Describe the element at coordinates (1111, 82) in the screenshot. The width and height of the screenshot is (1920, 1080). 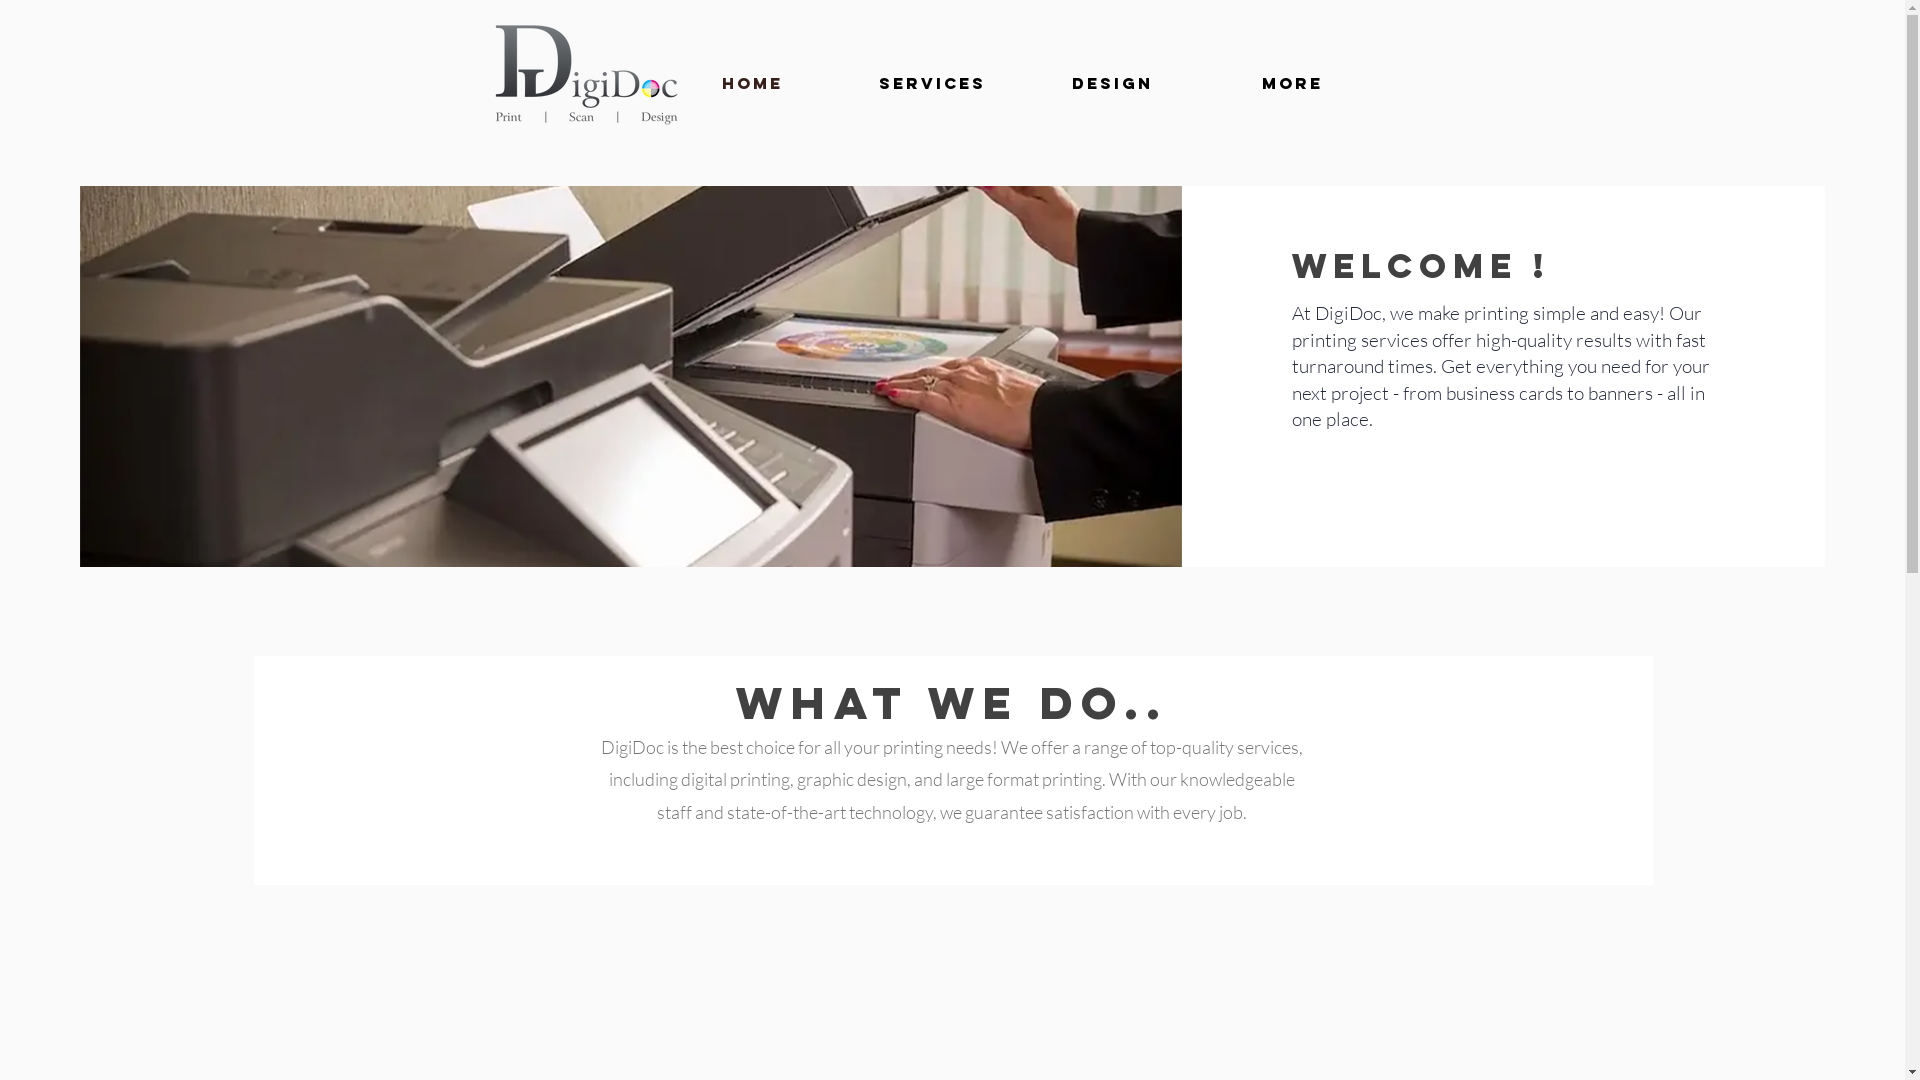
I see `'Design'` at that location.